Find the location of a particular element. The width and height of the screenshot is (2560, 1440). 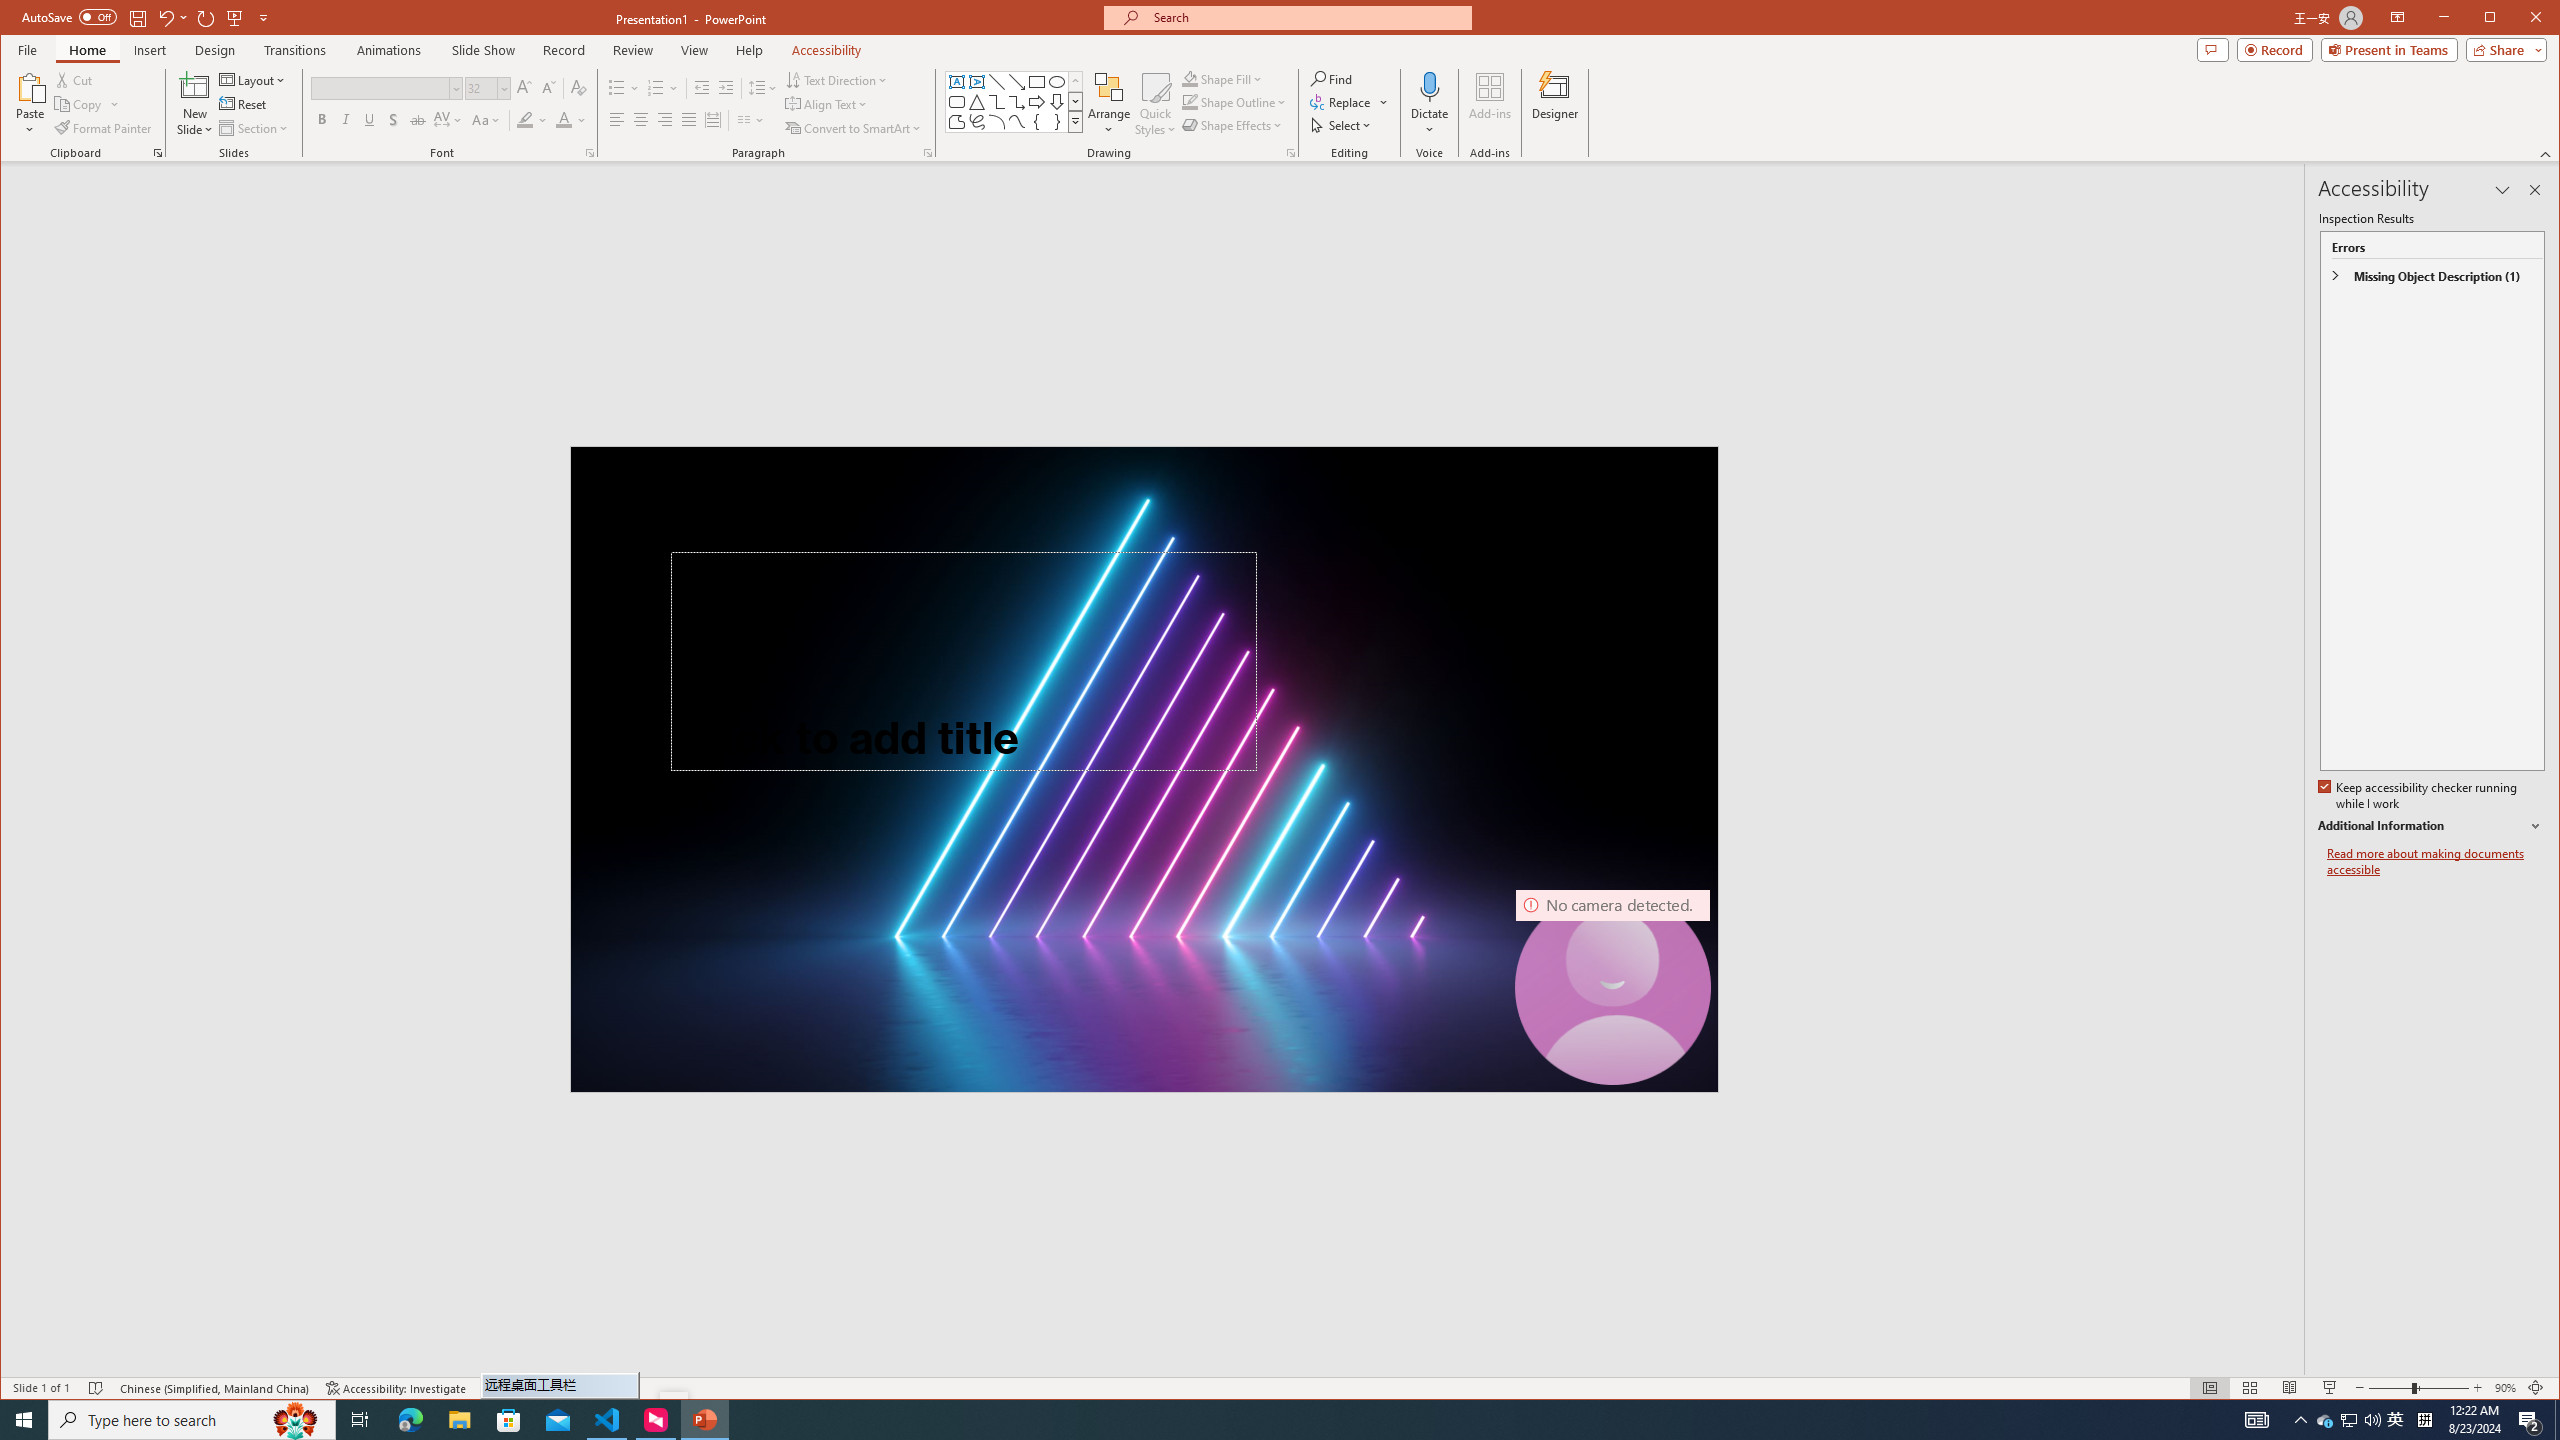

'Shadow' is located at coordinates (394, 119).